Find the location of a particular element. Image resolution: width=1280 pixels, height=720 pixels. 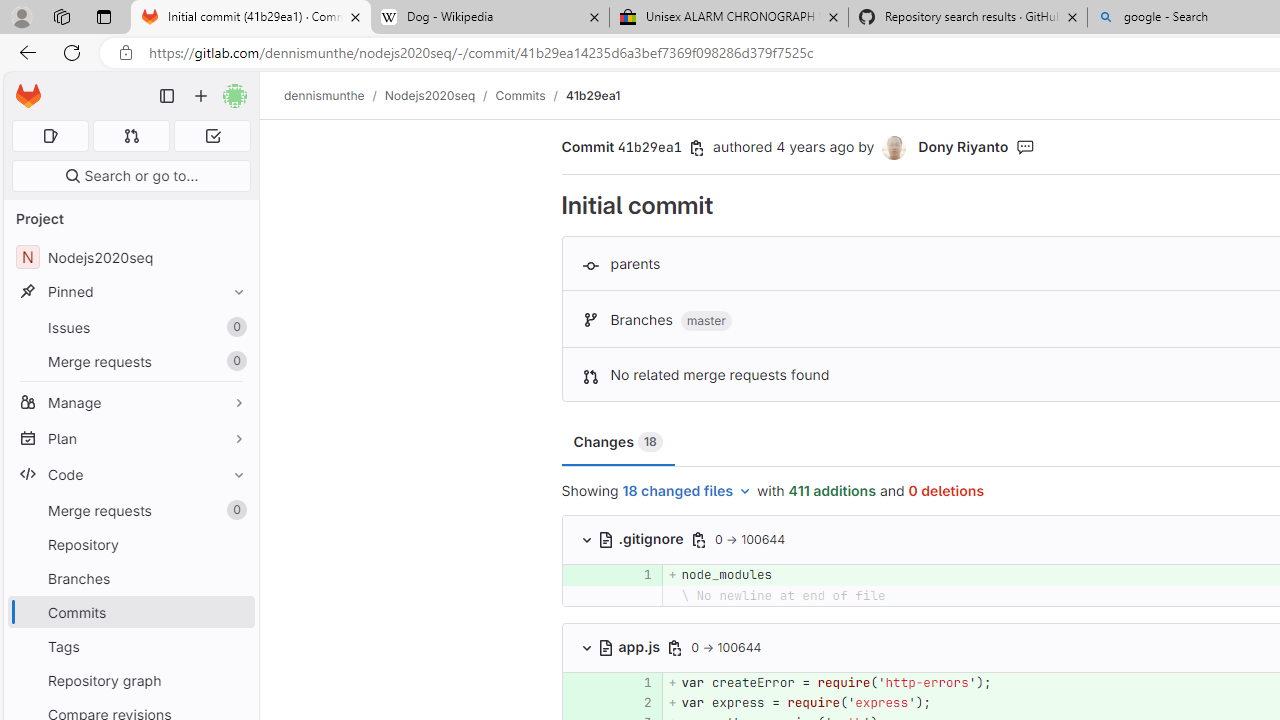

'Assigned issues 0' is located at coordinates (50, 135).